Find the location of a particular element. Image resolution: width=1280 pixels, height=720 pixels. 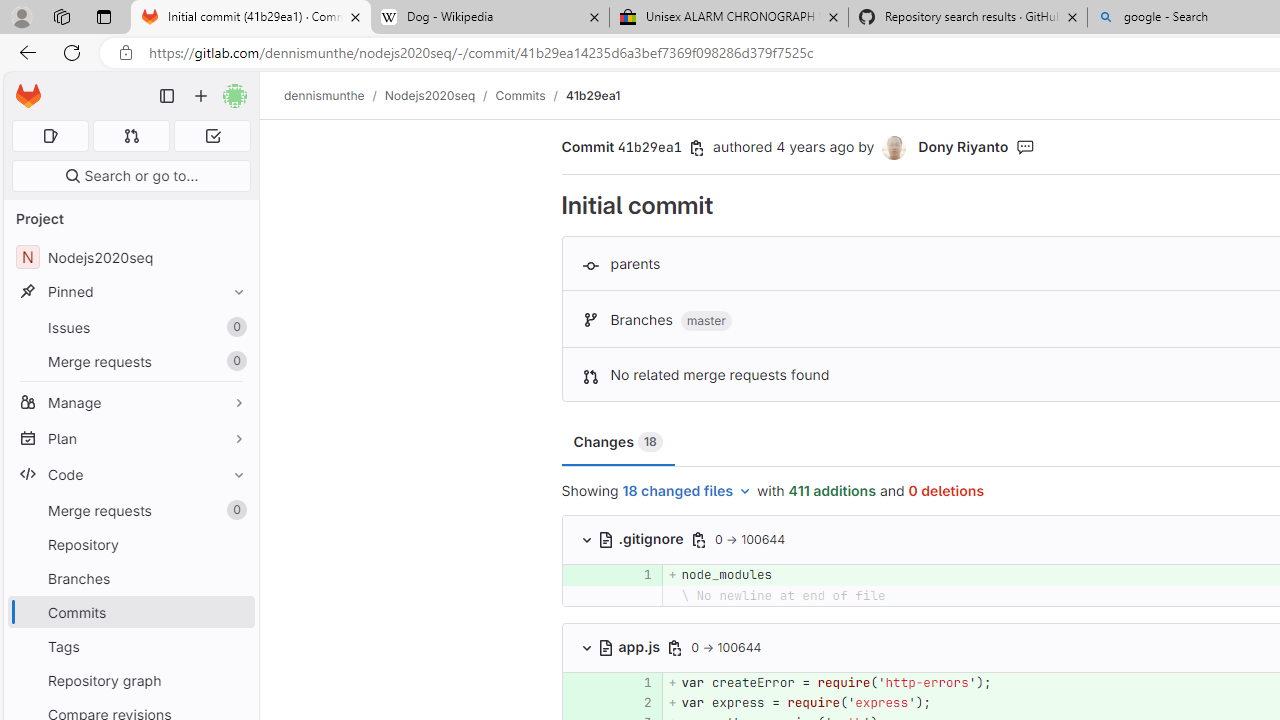

'Assigned issues 0' is located at coordinates (50, 135).